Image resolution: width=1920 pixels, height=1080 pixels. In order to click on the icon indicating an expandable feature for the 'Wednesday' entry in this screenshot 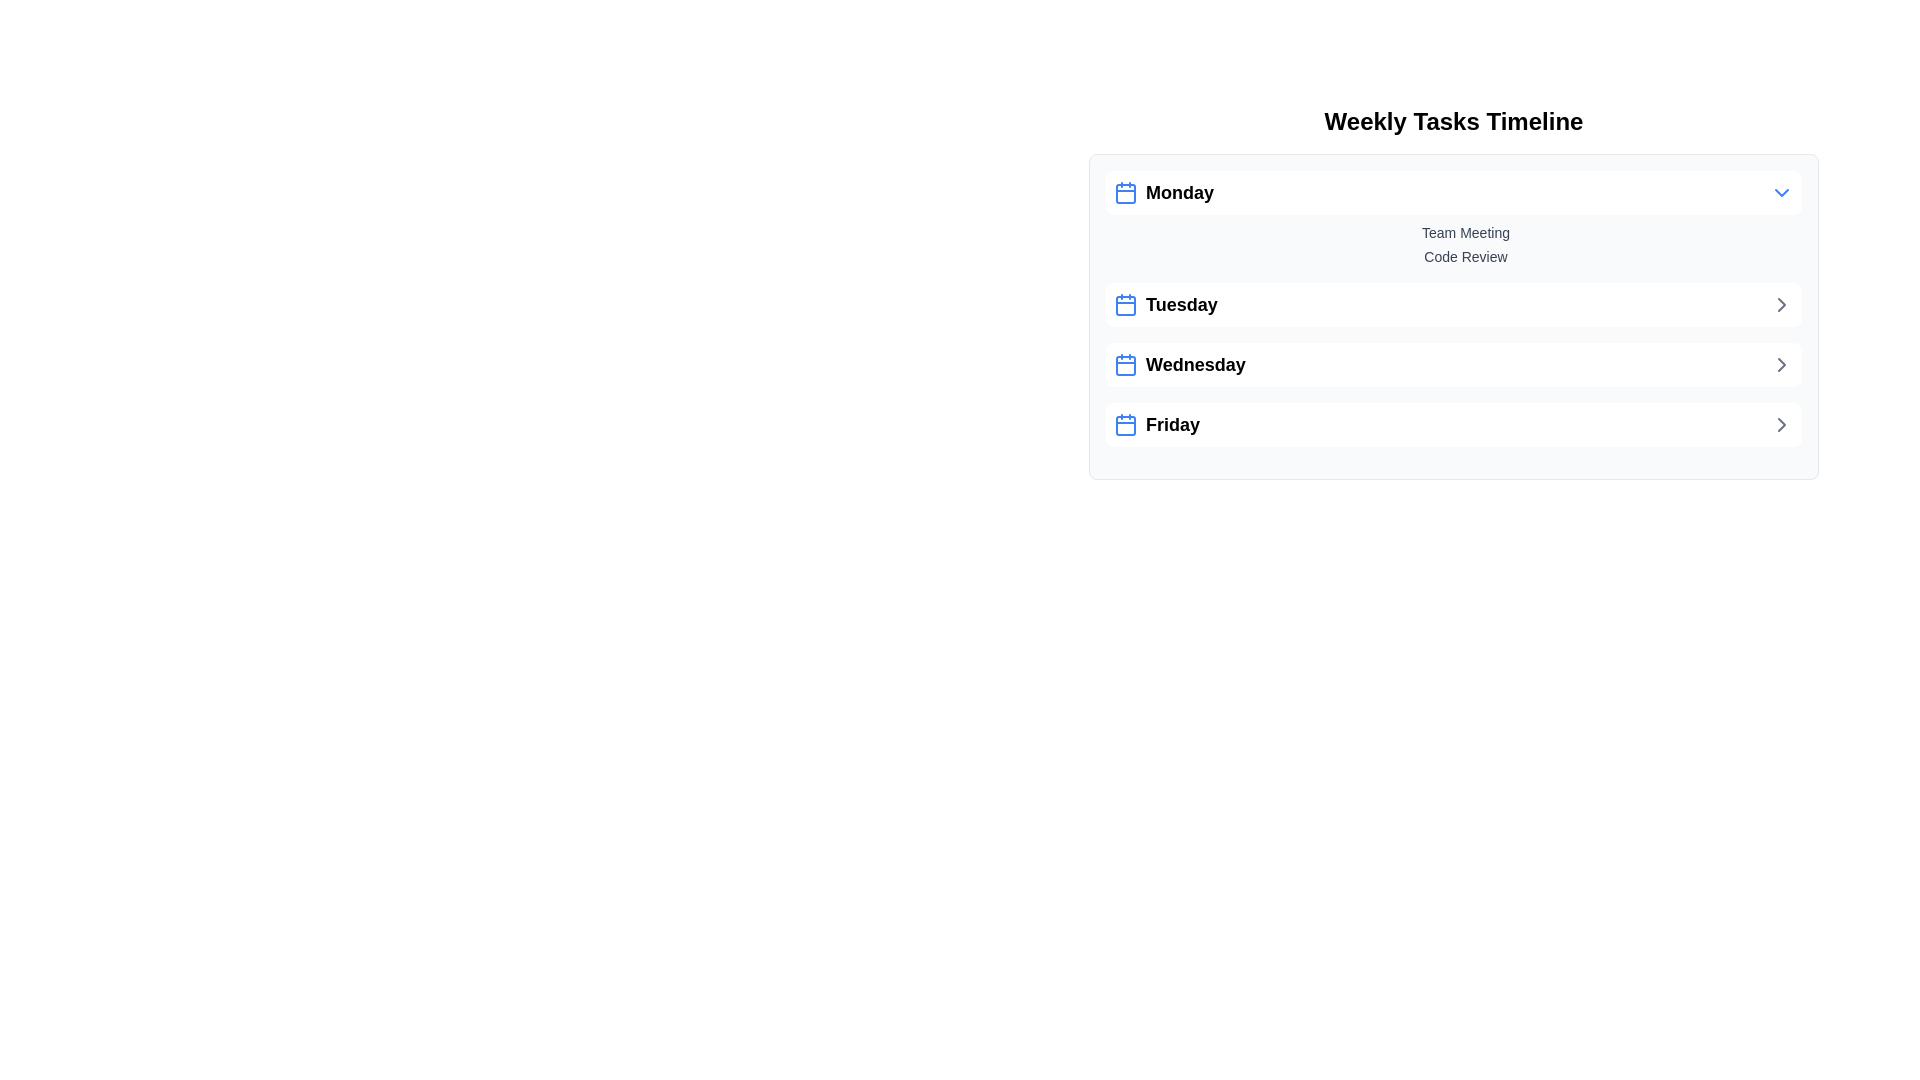, I will do `click(1781, 365)`.